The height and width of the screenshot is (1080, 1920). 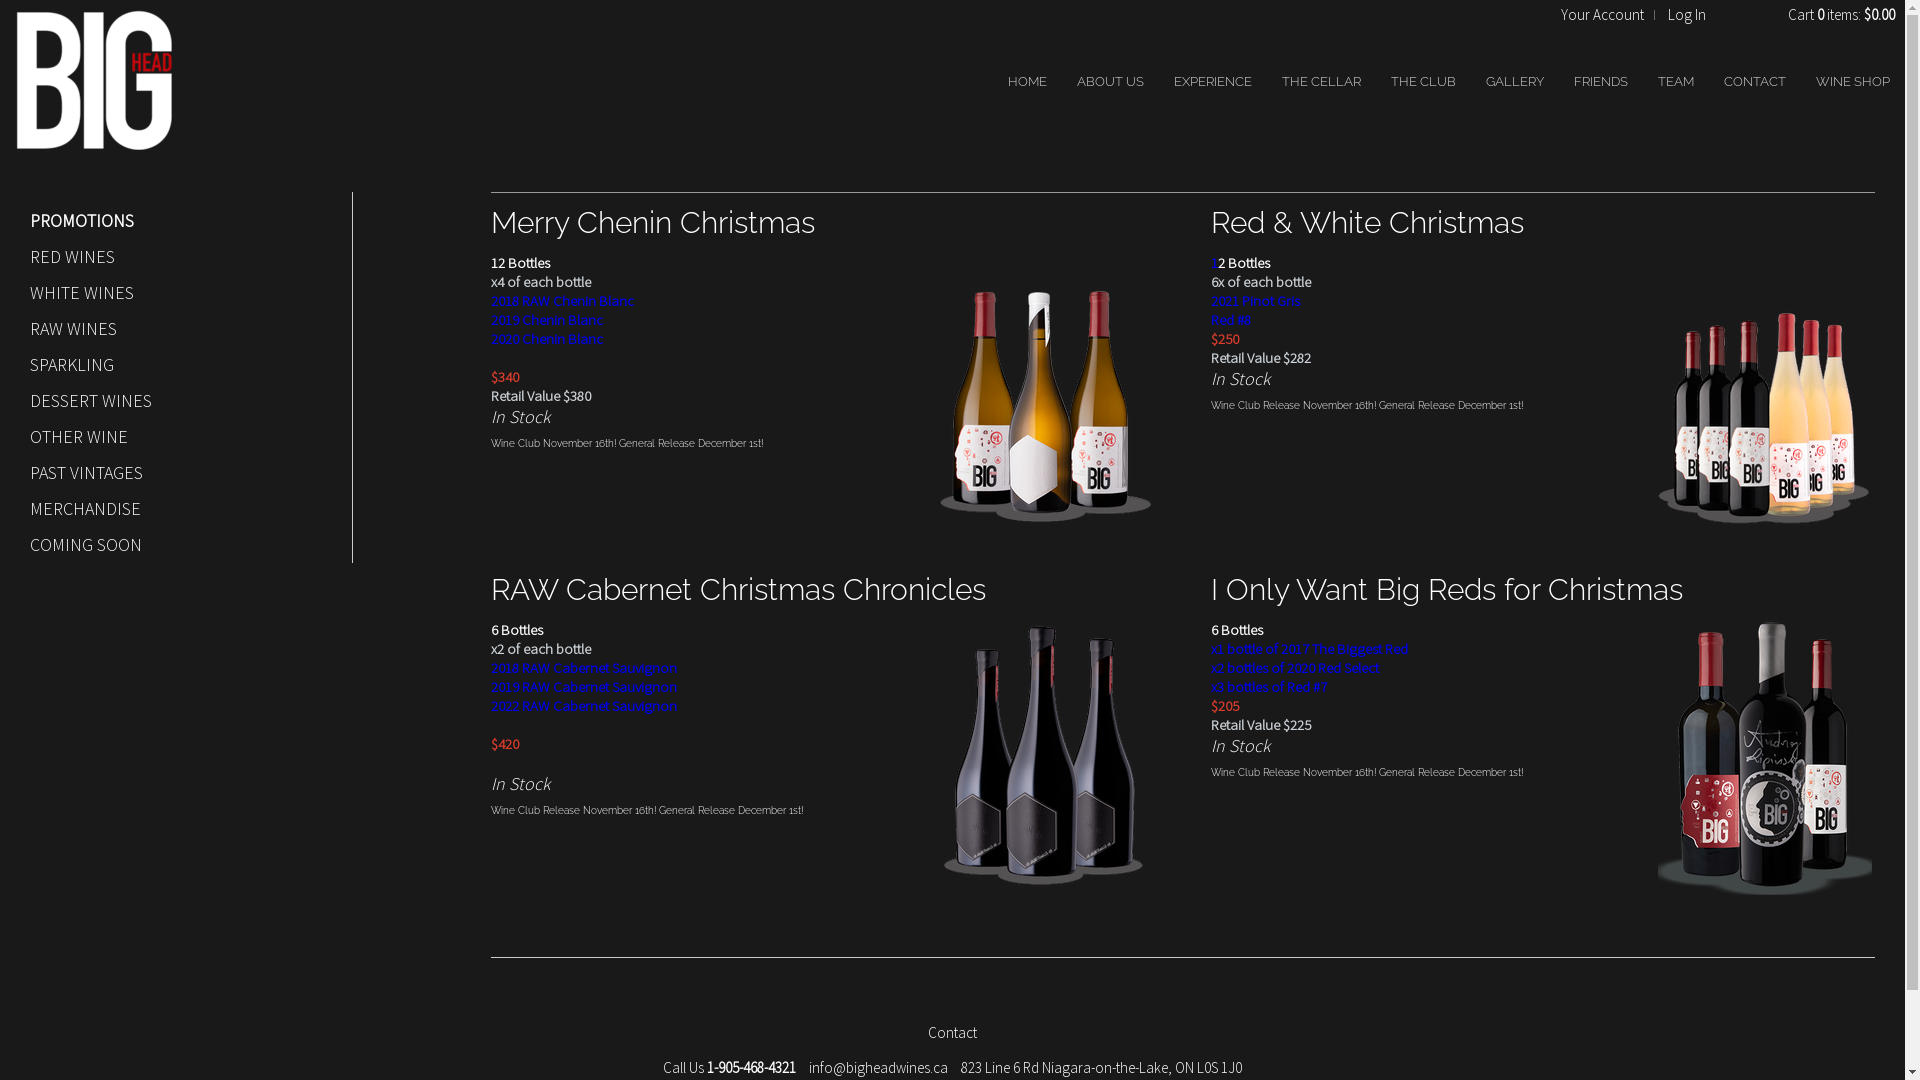 What do you see at coordinates (1685, 14) in the screenshot?
I see `'Log In'` at bounding box center [1685, 14].